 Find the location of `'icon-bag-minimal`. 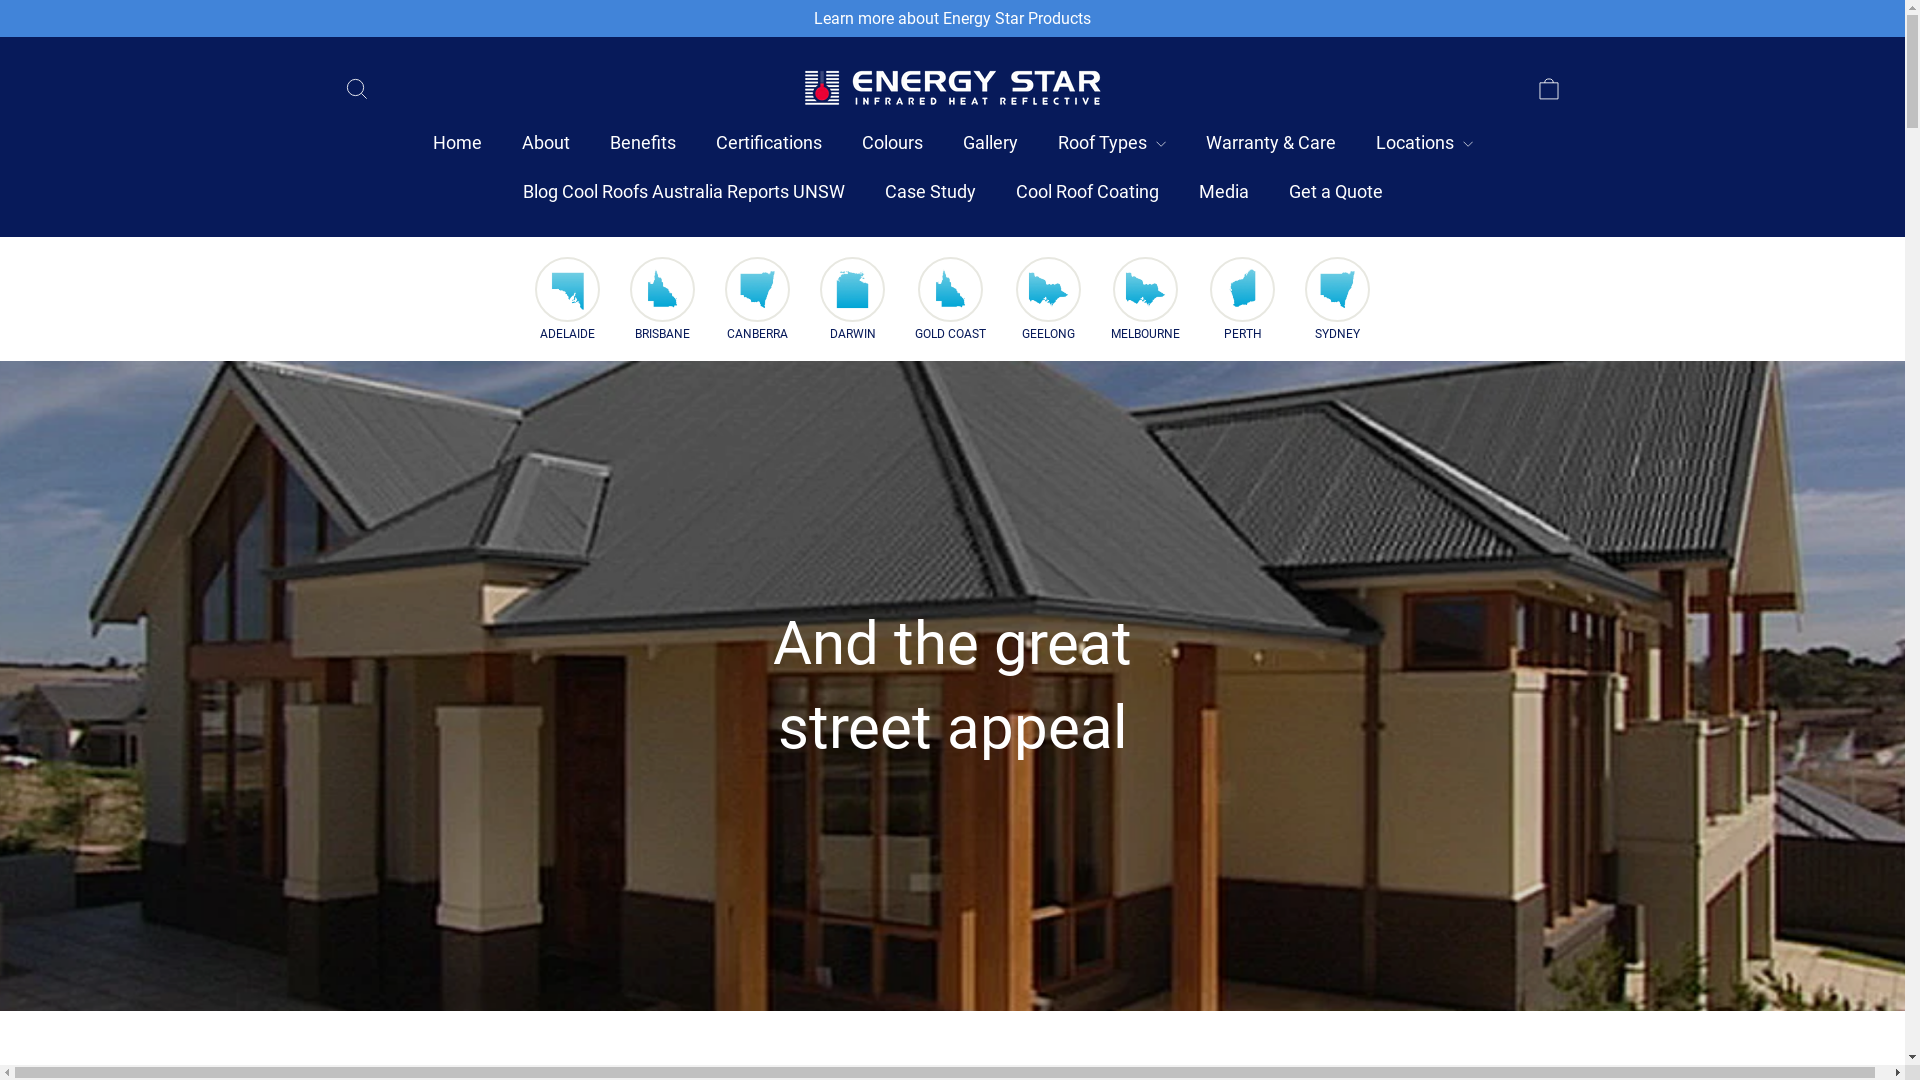

'icon-bag-minimal is located at coordinates (1547, 86).